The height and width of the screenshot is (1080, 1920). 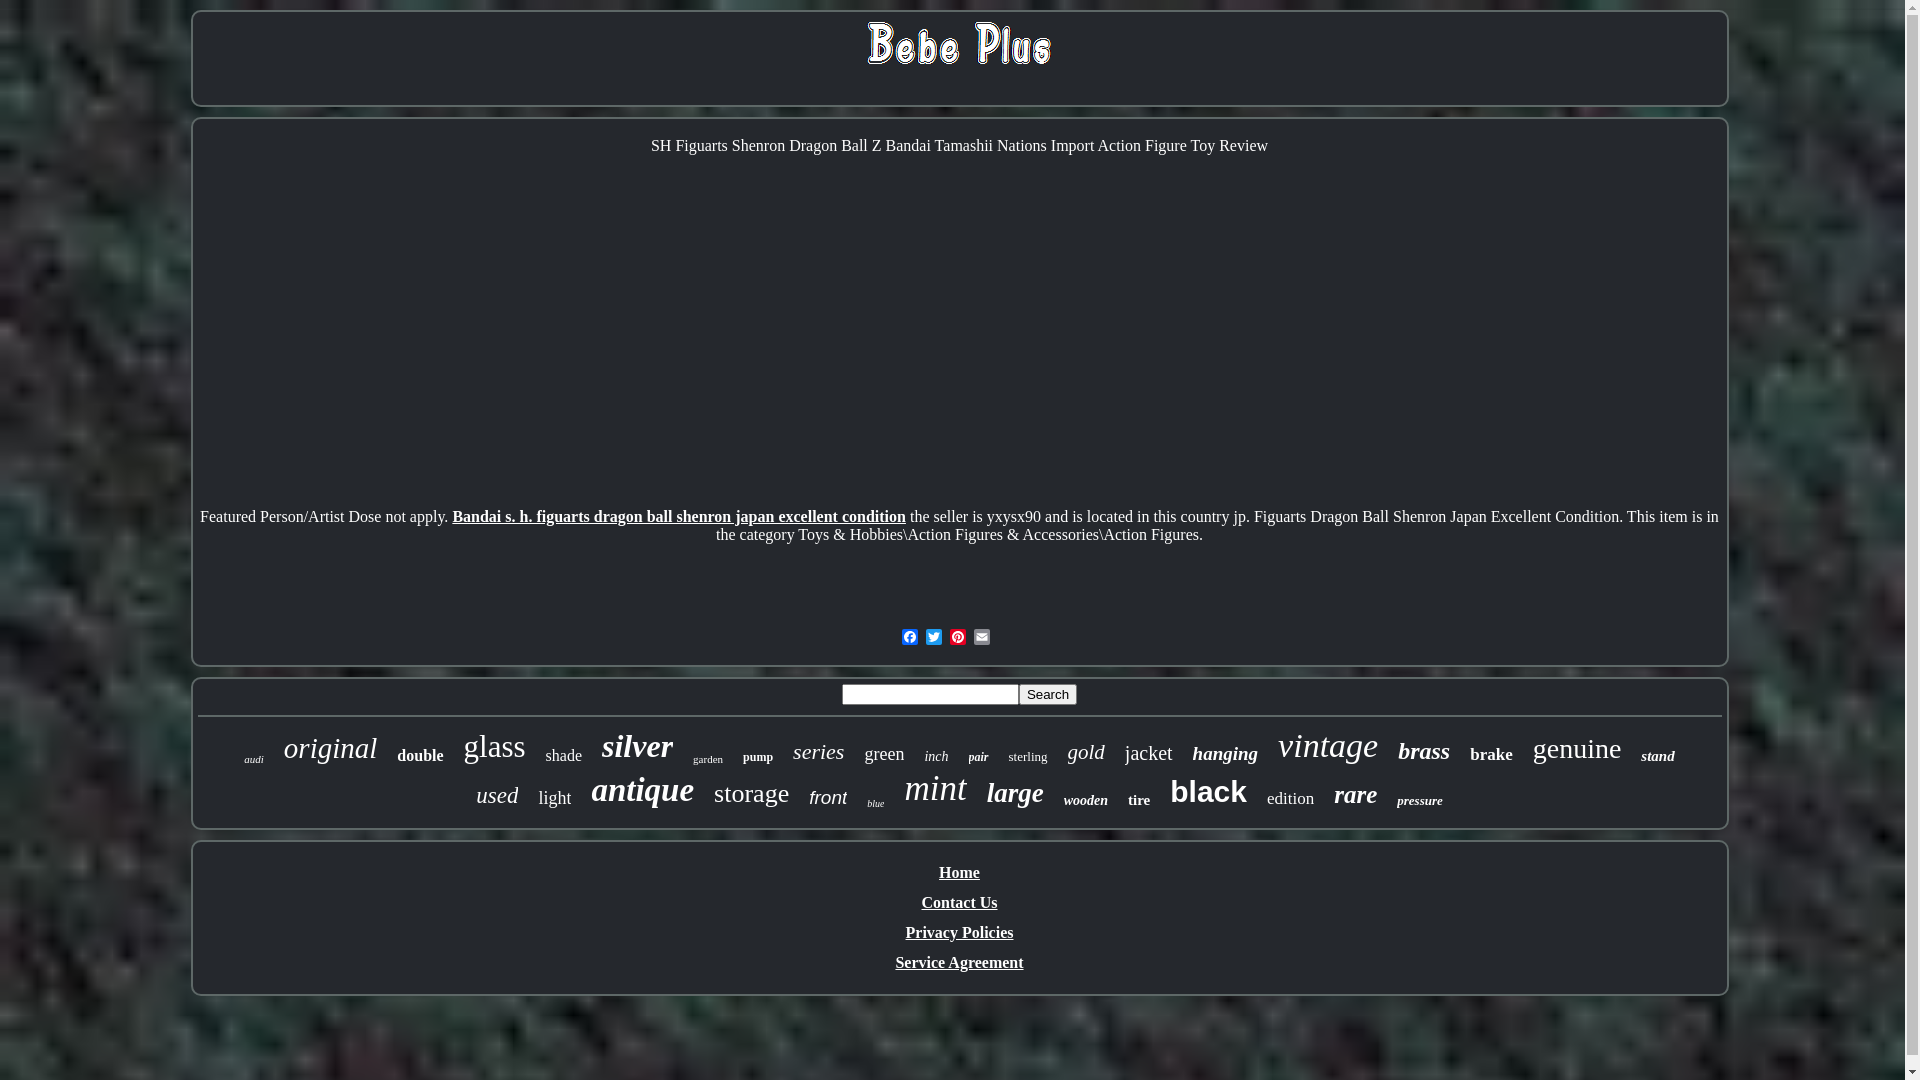 What do you see at coordinates (960, 902) in the screenshot?
I see `'Contact Us'` at bounding box center [960, 902].